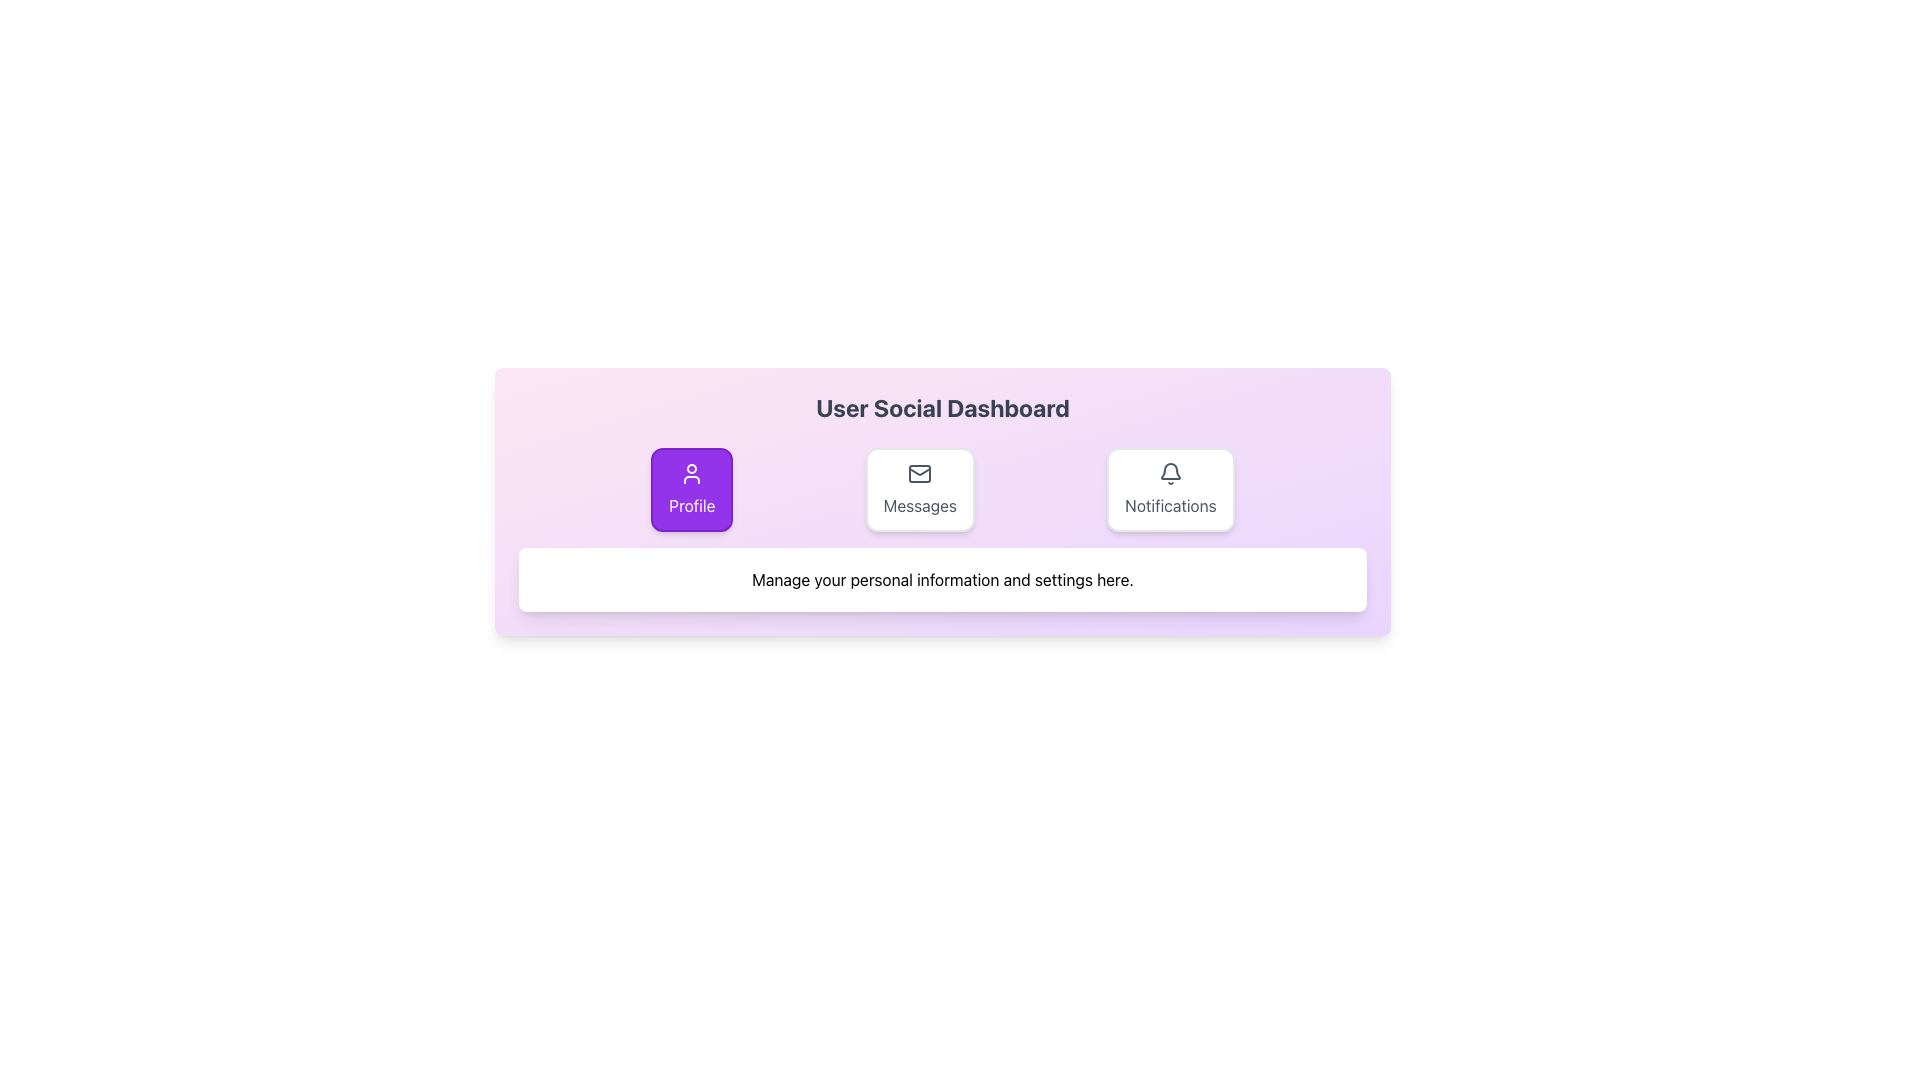 The height and width of the screenshot is (1080, 1920). Describe the element at coordinates (919, 474) in the screenshot. I see `the rectangular shape with rounded corners located centrally inside the mail icon, which is the middle icon in a row of three icons` at that location.